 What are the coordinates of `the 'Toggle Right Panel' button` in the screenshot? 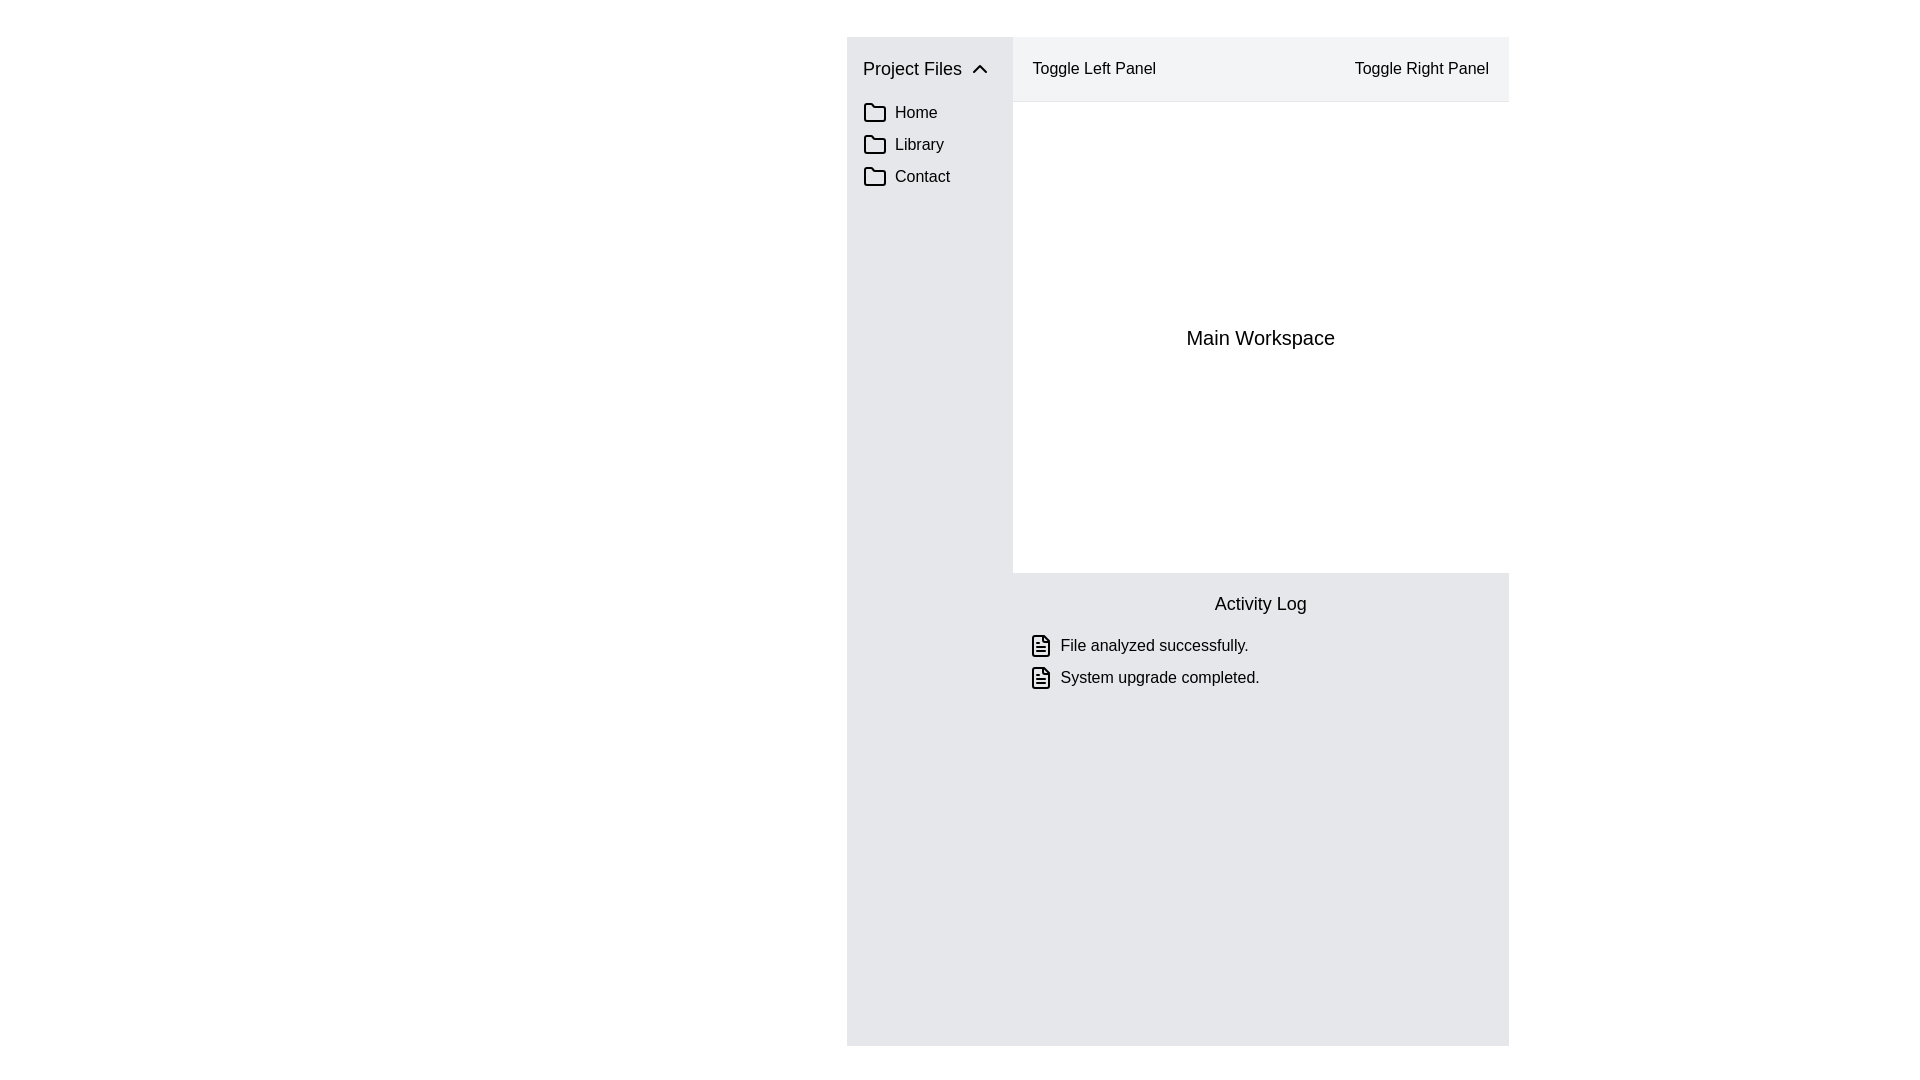 It's located at (1420, 68).